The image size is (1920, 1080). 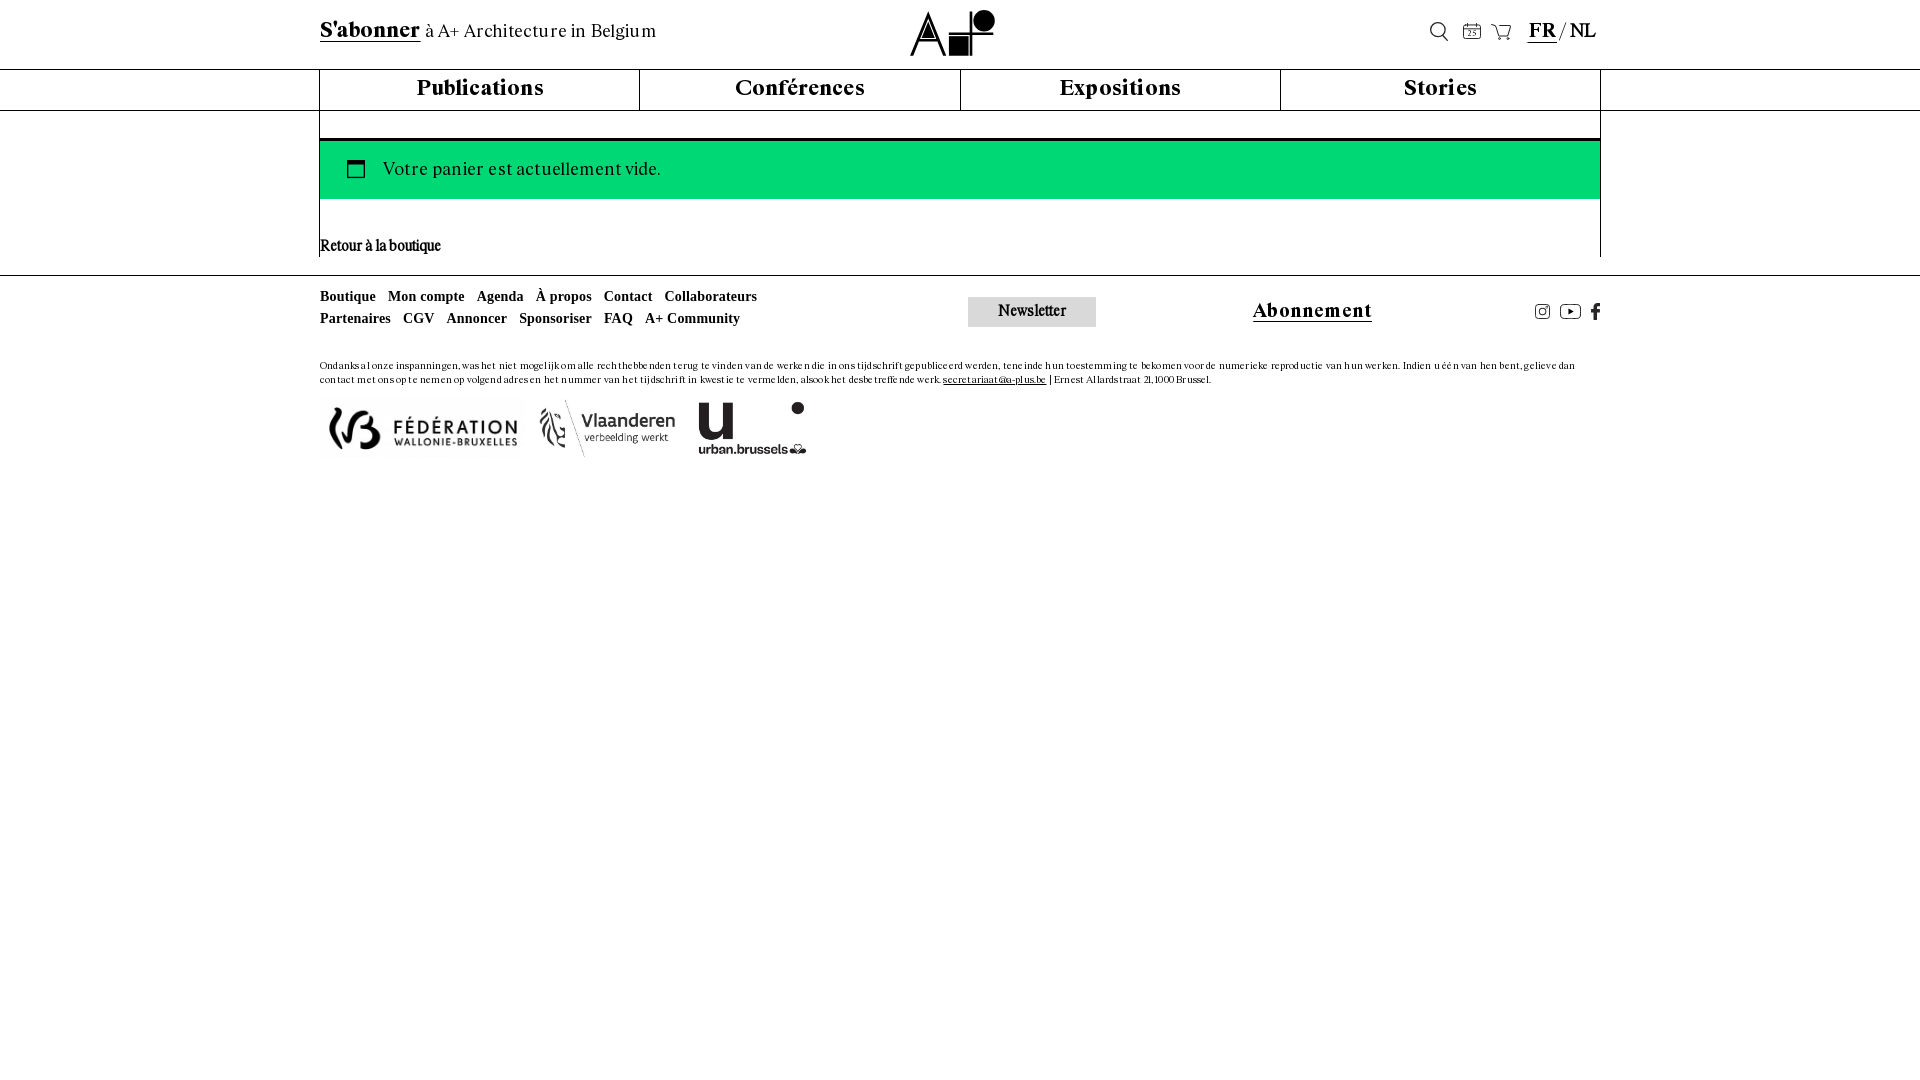 What do you see at coordinates (1594, 311) in the screenshot?
I see `'Facebook'` at bounding box center [1594, 311].